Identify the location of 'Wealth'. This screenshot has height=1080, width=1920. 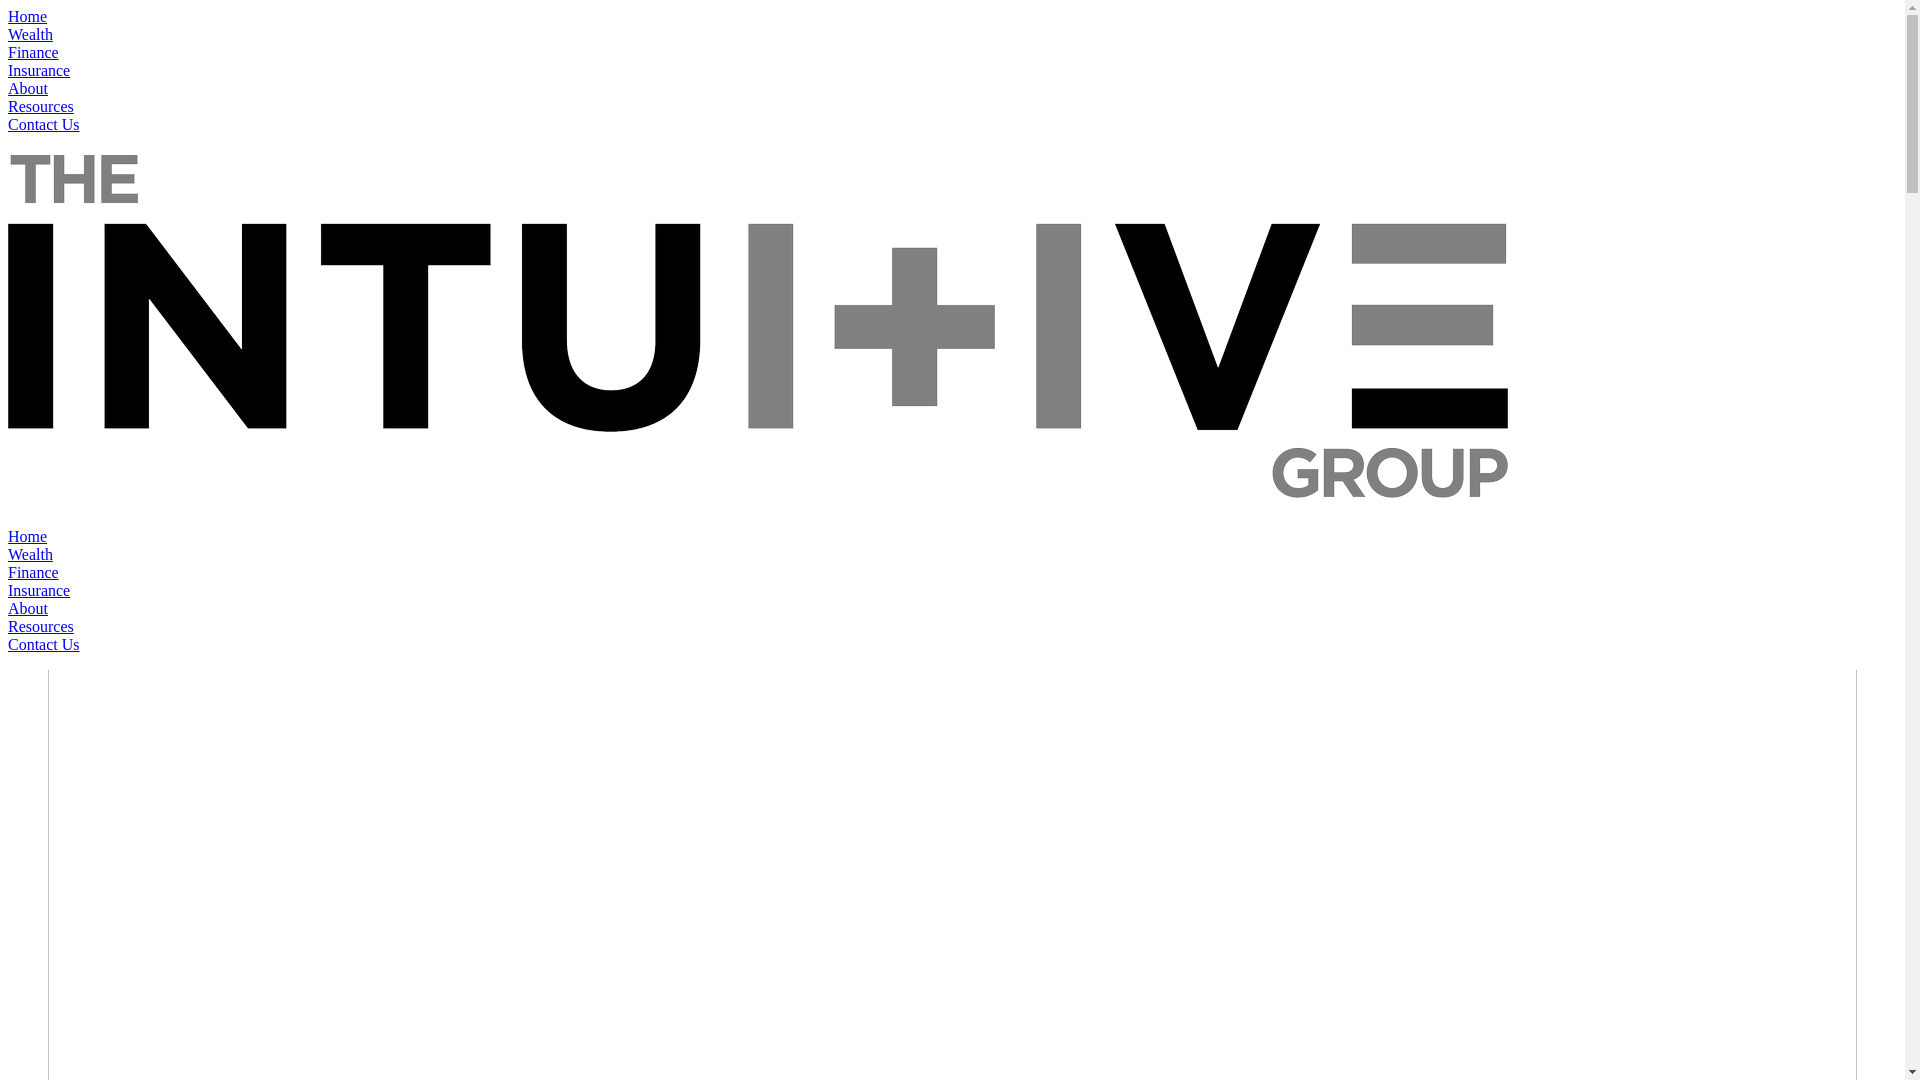
(8, 34).